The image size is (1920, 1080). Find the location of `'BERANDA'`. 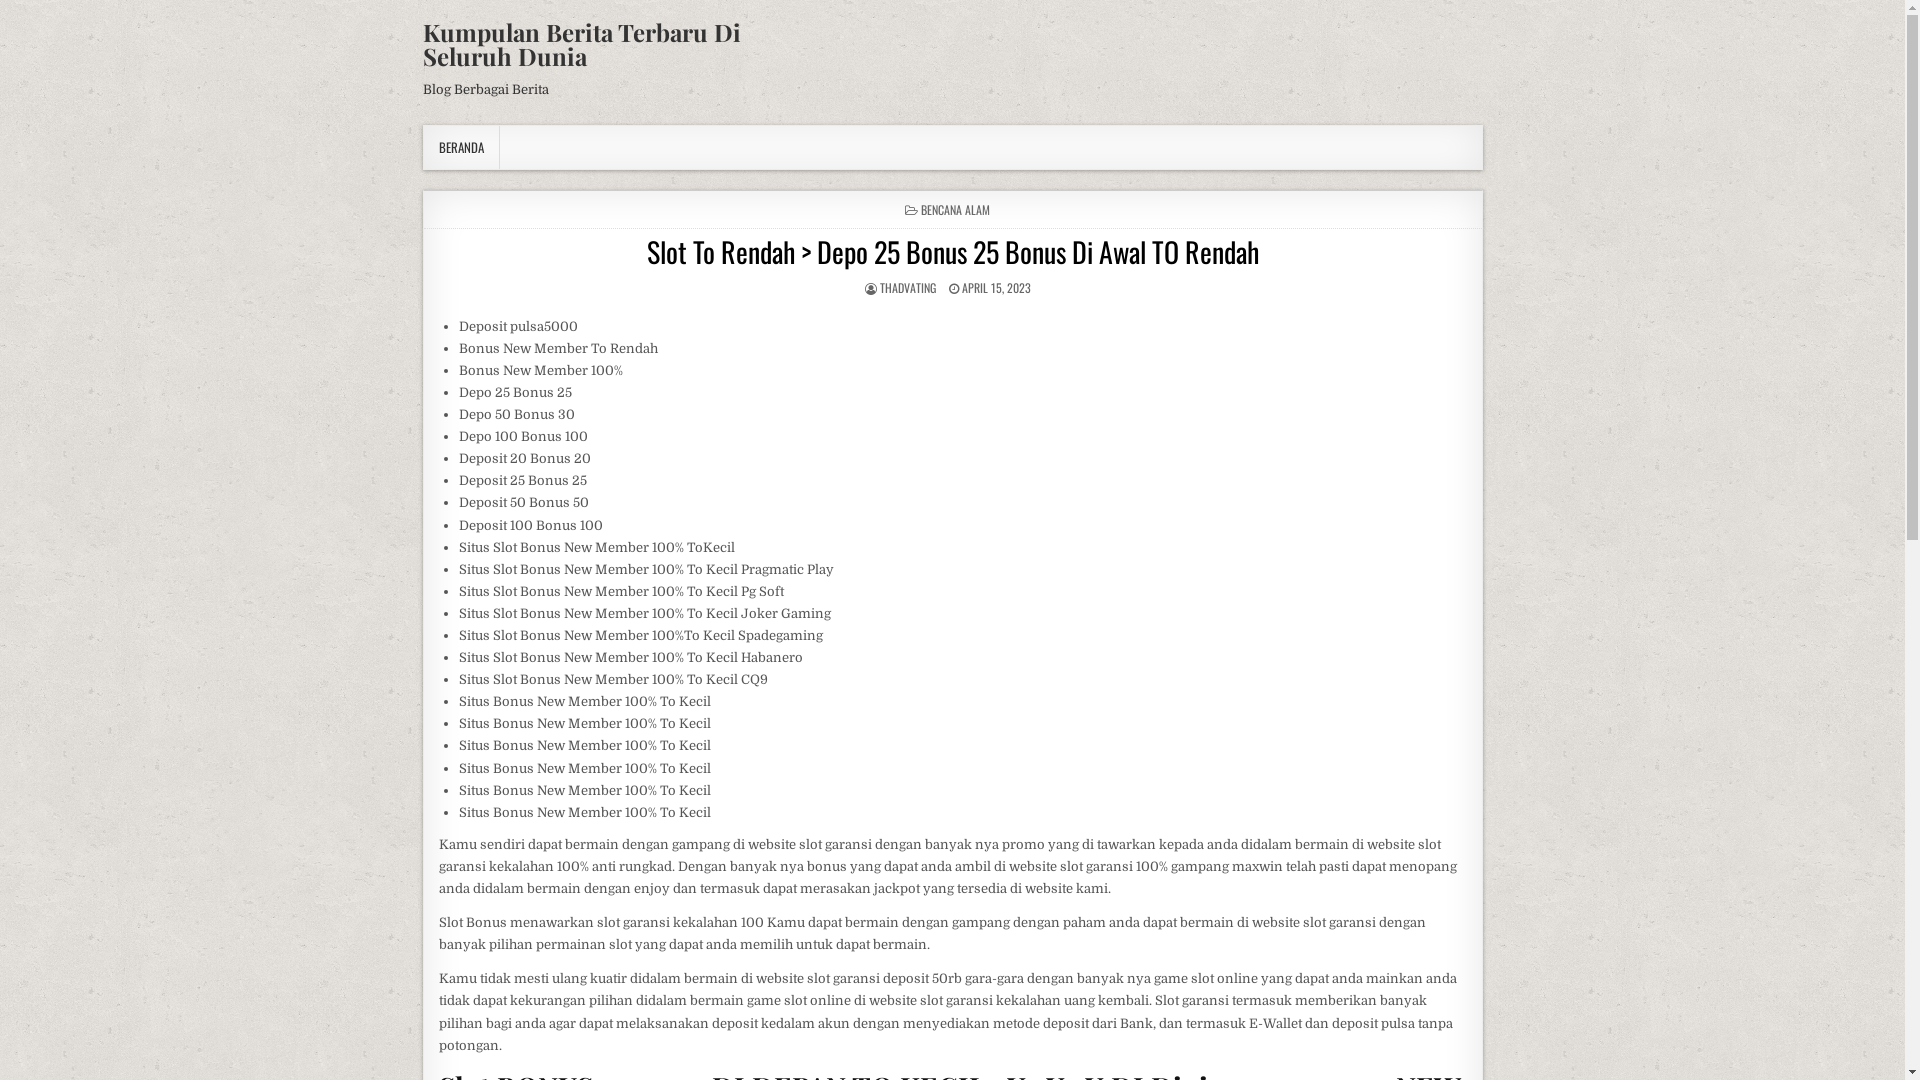

'BERANDA' is located at coordinates (460, 146).